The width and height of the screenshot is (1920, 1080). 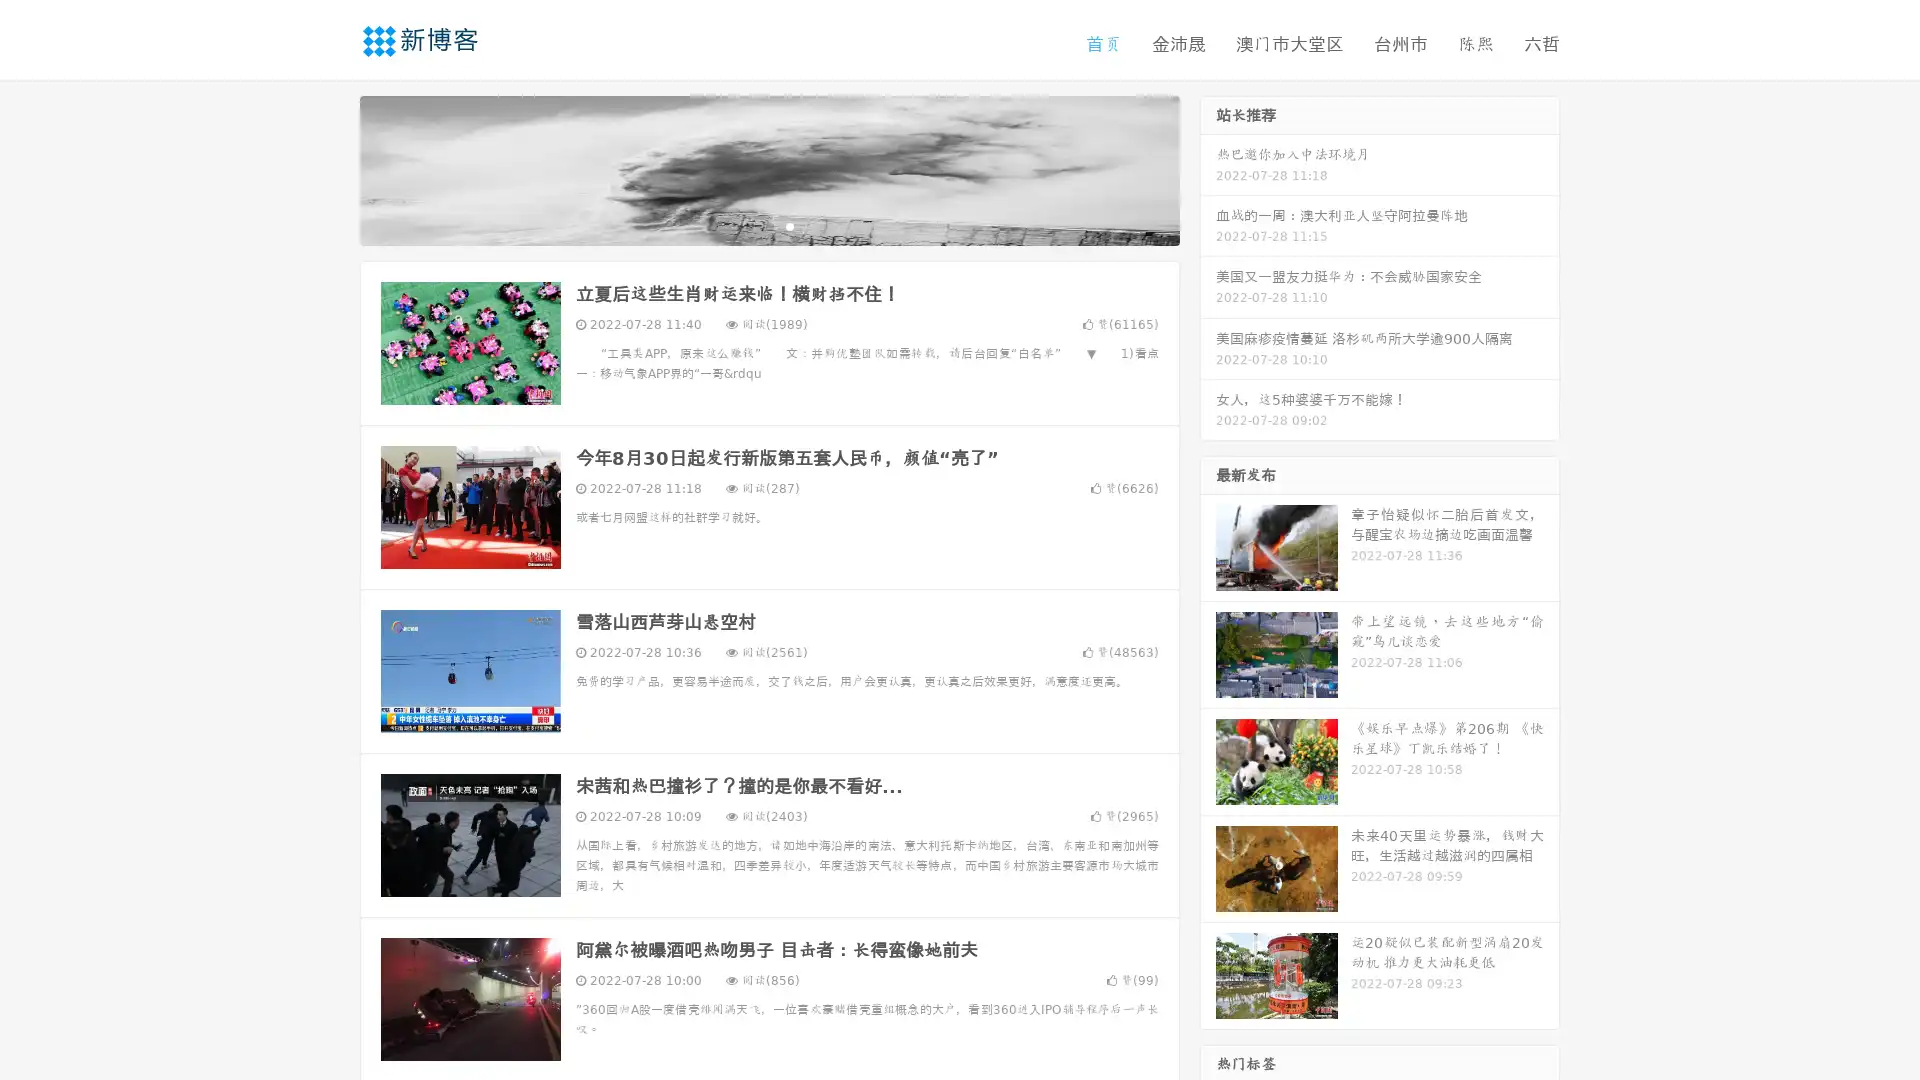 What do you see at coordinates (330, 168) in the screenshot?
I see `Previous slide` at bounding box center [330, 168].